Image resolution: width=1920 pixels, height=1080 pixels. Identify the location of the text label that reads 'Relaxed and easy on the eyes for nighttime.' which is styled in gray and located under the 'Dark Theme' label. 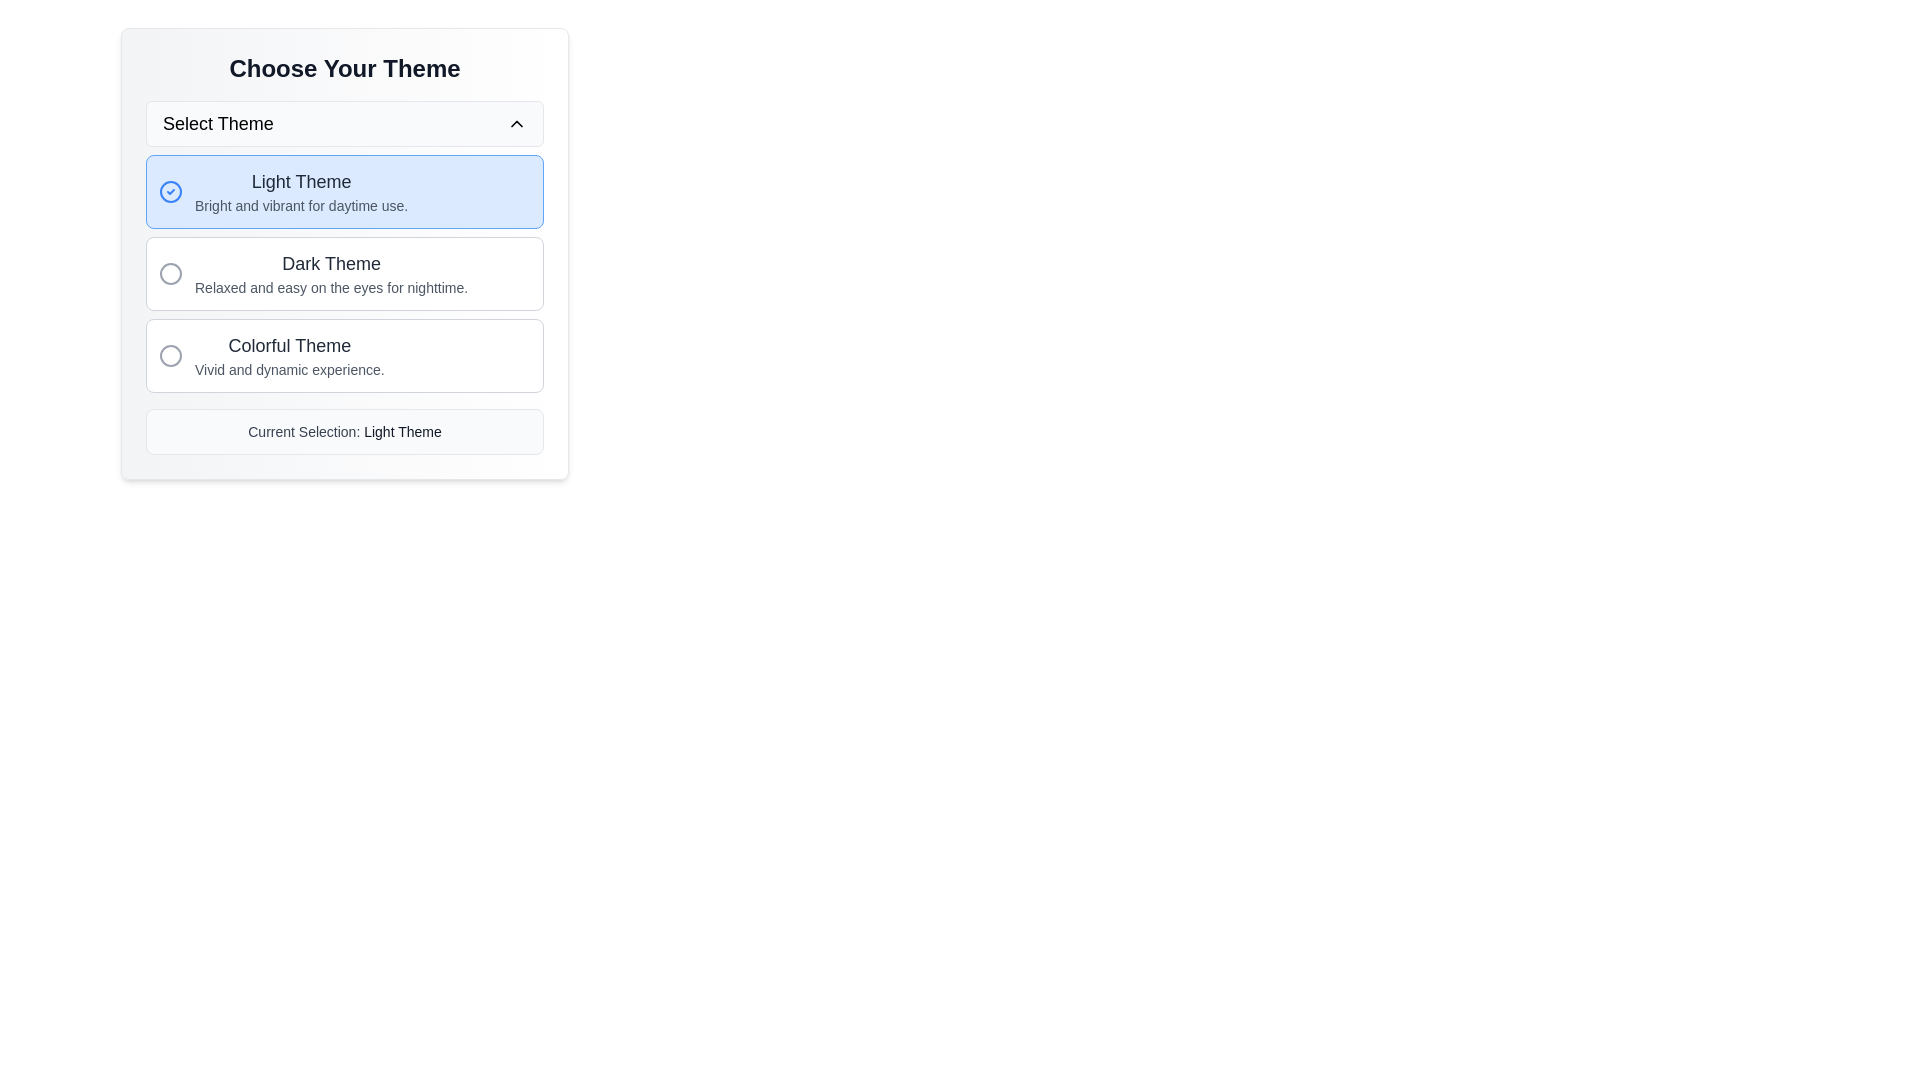
(331, 288).